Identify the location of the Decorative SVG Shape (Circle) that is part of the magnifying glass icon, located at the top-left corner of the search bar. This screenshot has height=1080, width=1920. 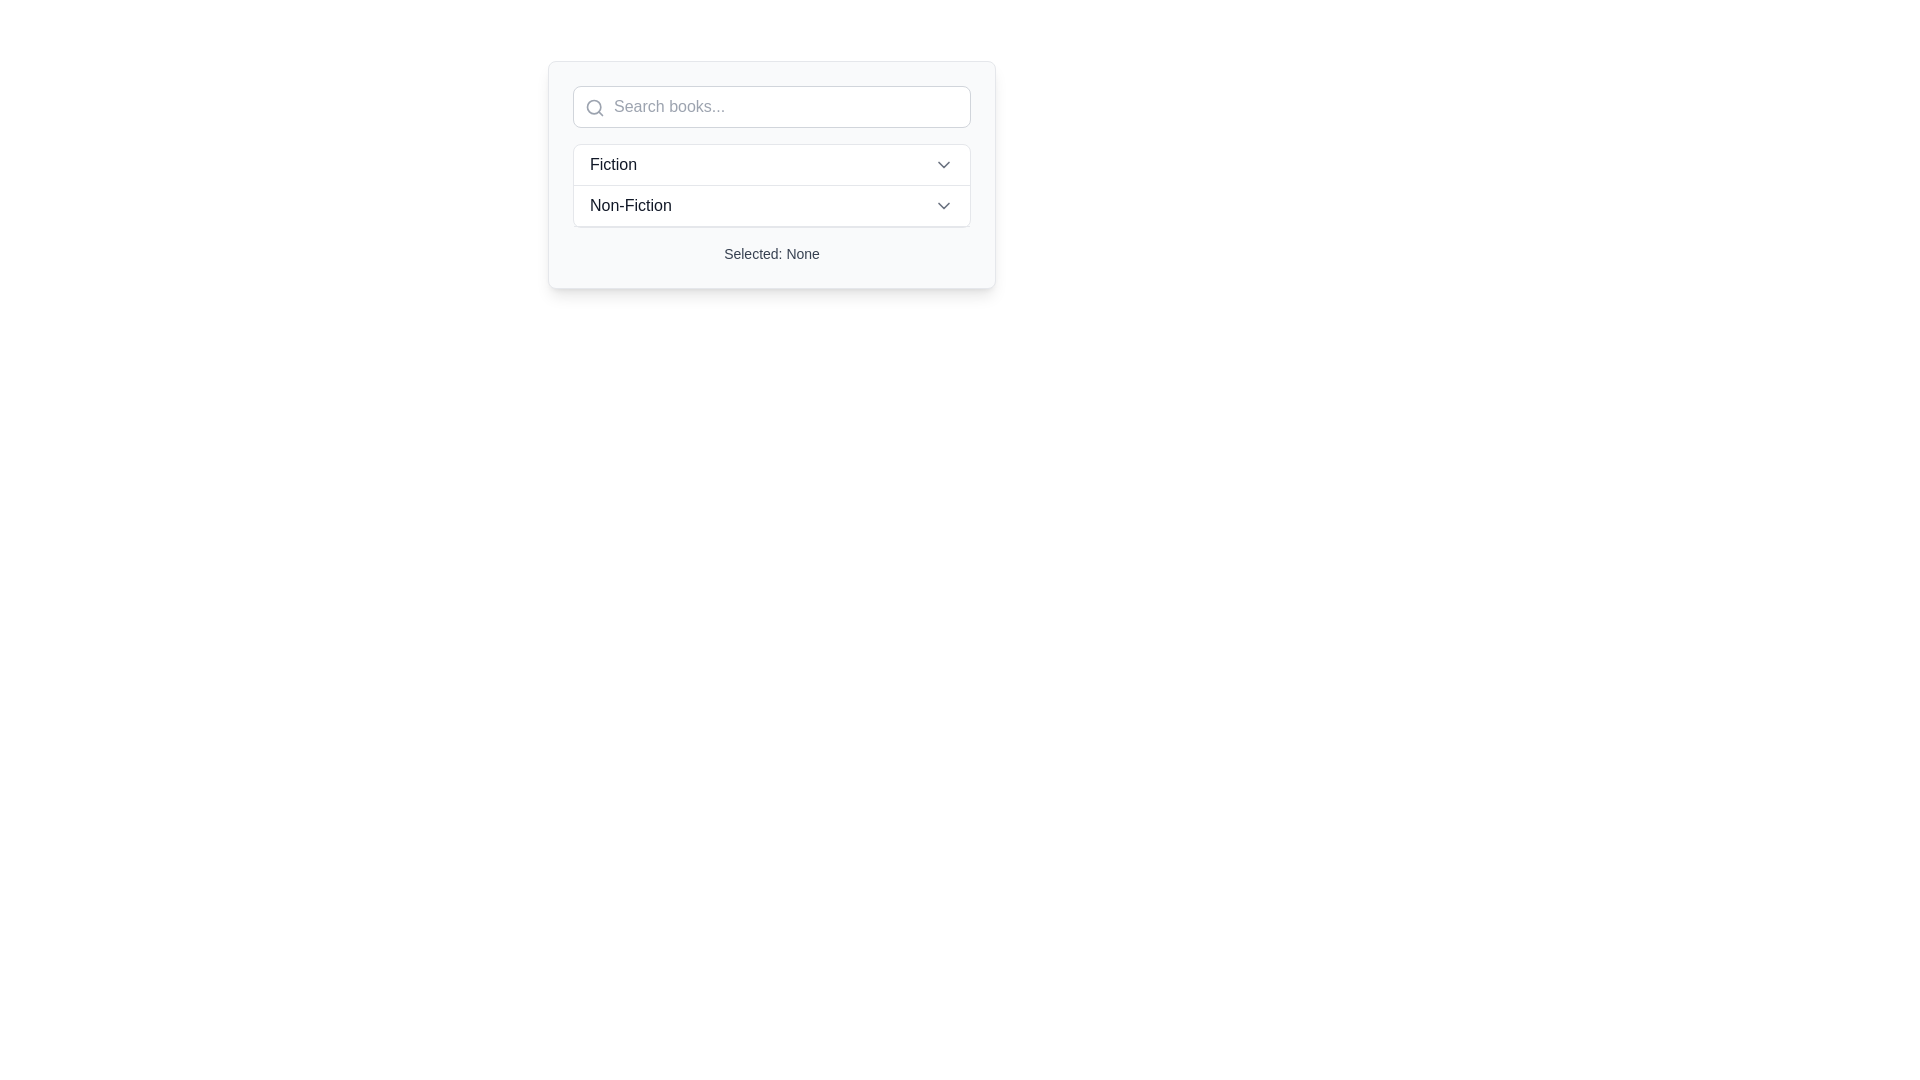
(593, 107).